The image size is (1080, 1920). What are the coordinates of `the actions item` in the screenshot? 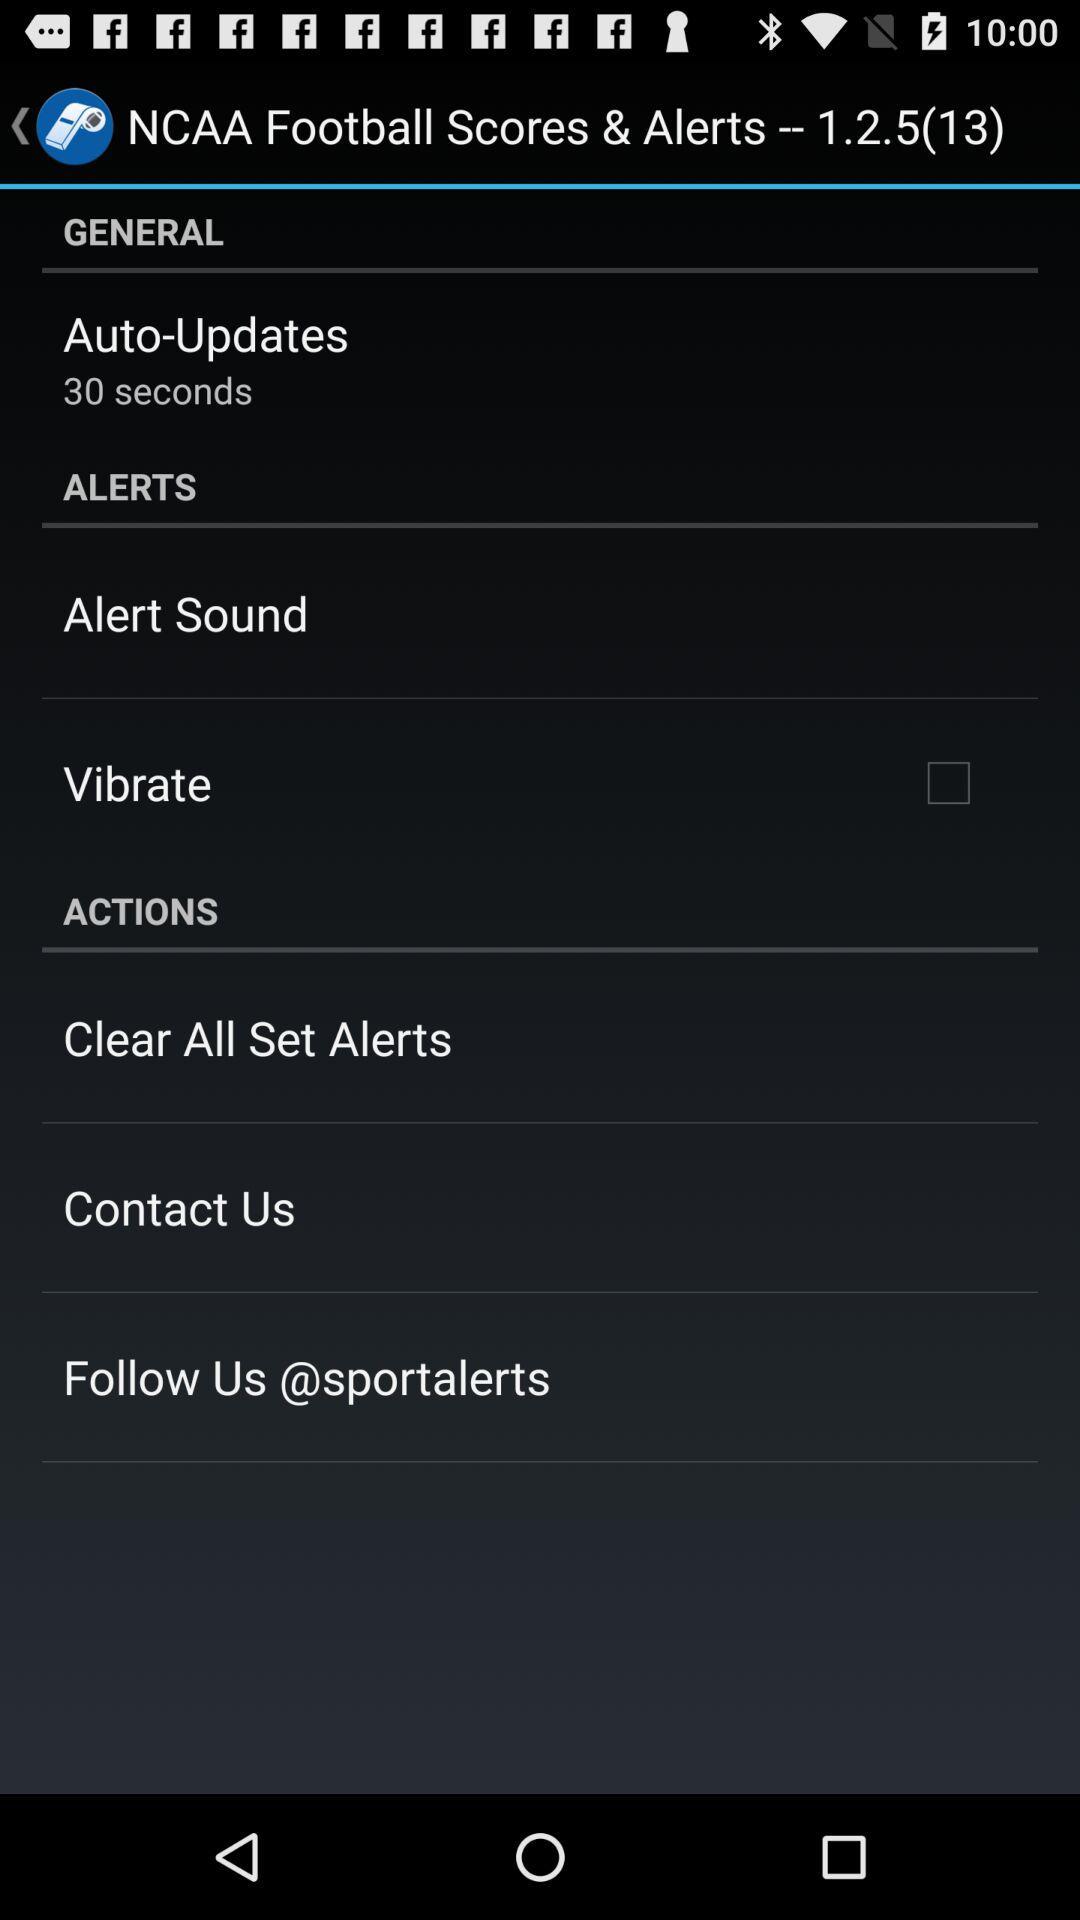 It's located at (540, 909).